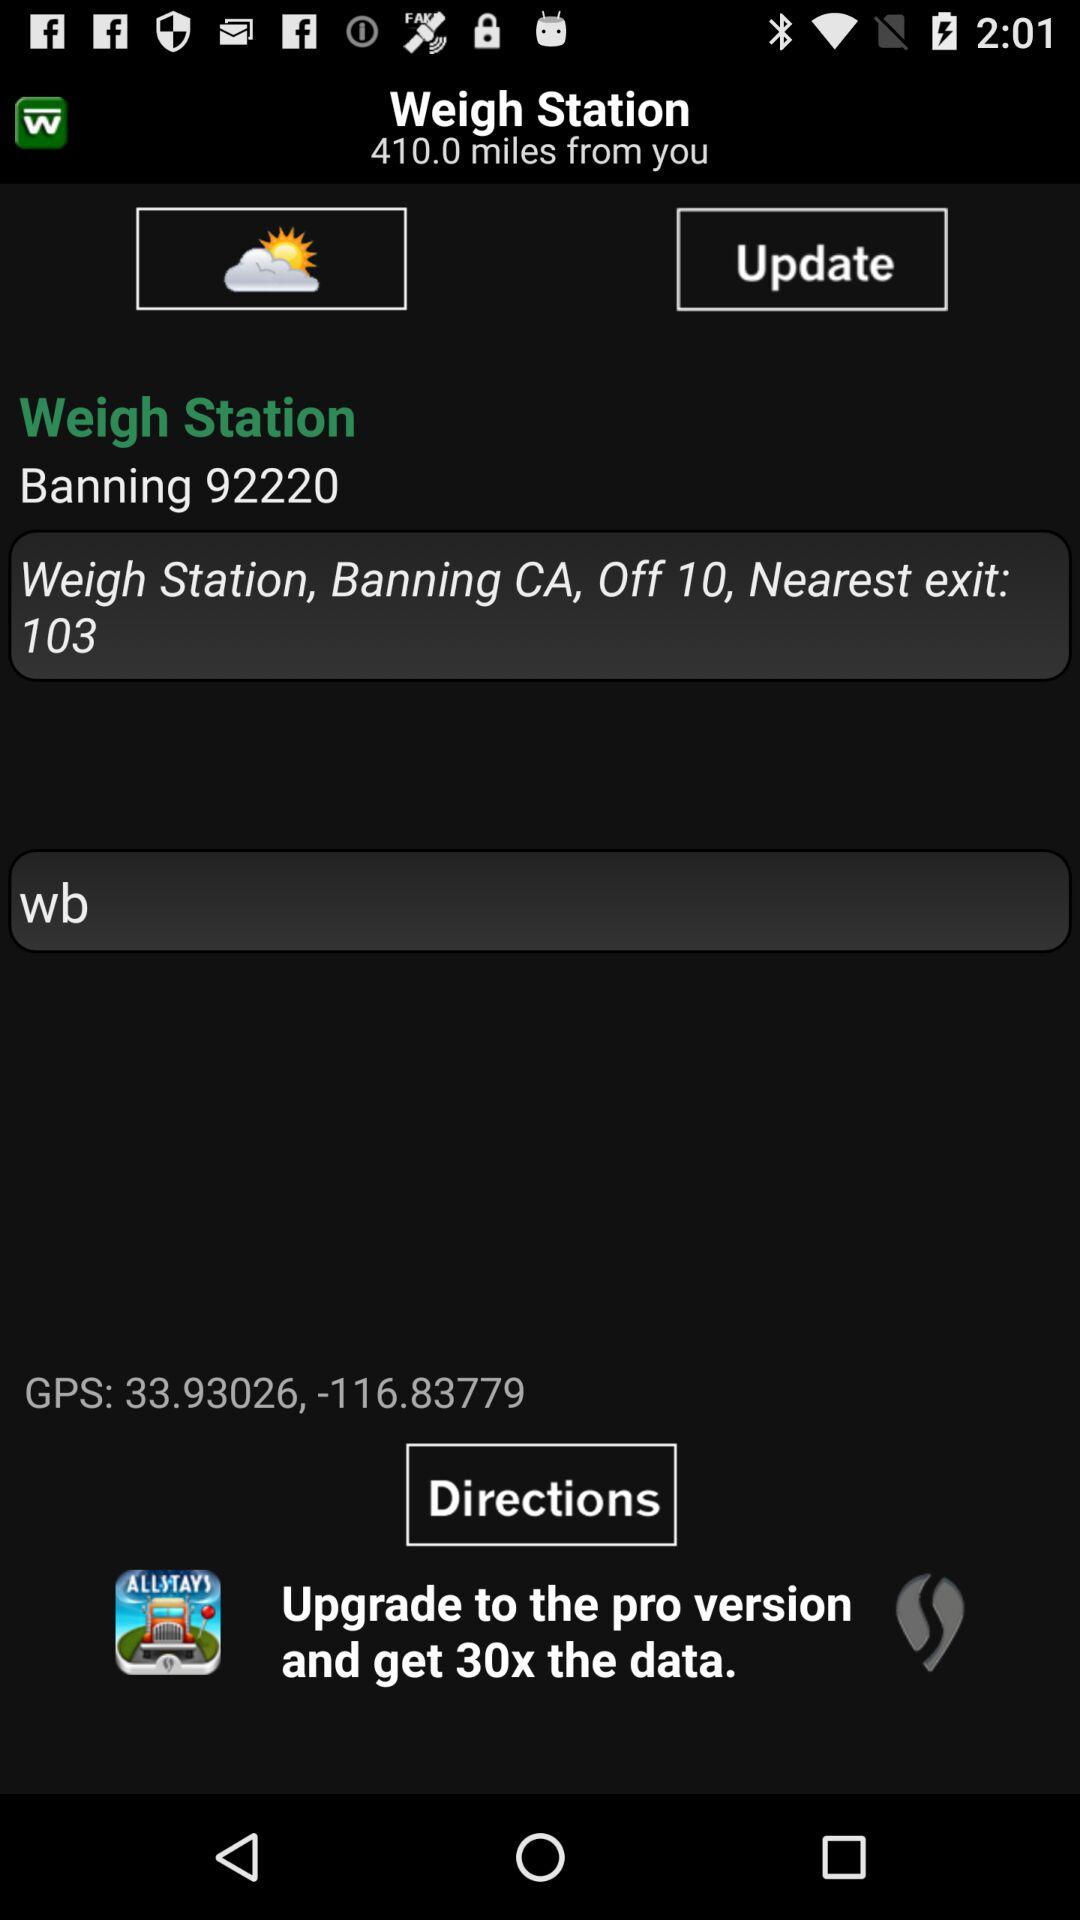 This screenshot has width=1080, height=1920. What do you see at coordinates (929, 1622) in the screenshot?
I see `the item to the right of upgrade to the` at bounding box center [929, 1622].